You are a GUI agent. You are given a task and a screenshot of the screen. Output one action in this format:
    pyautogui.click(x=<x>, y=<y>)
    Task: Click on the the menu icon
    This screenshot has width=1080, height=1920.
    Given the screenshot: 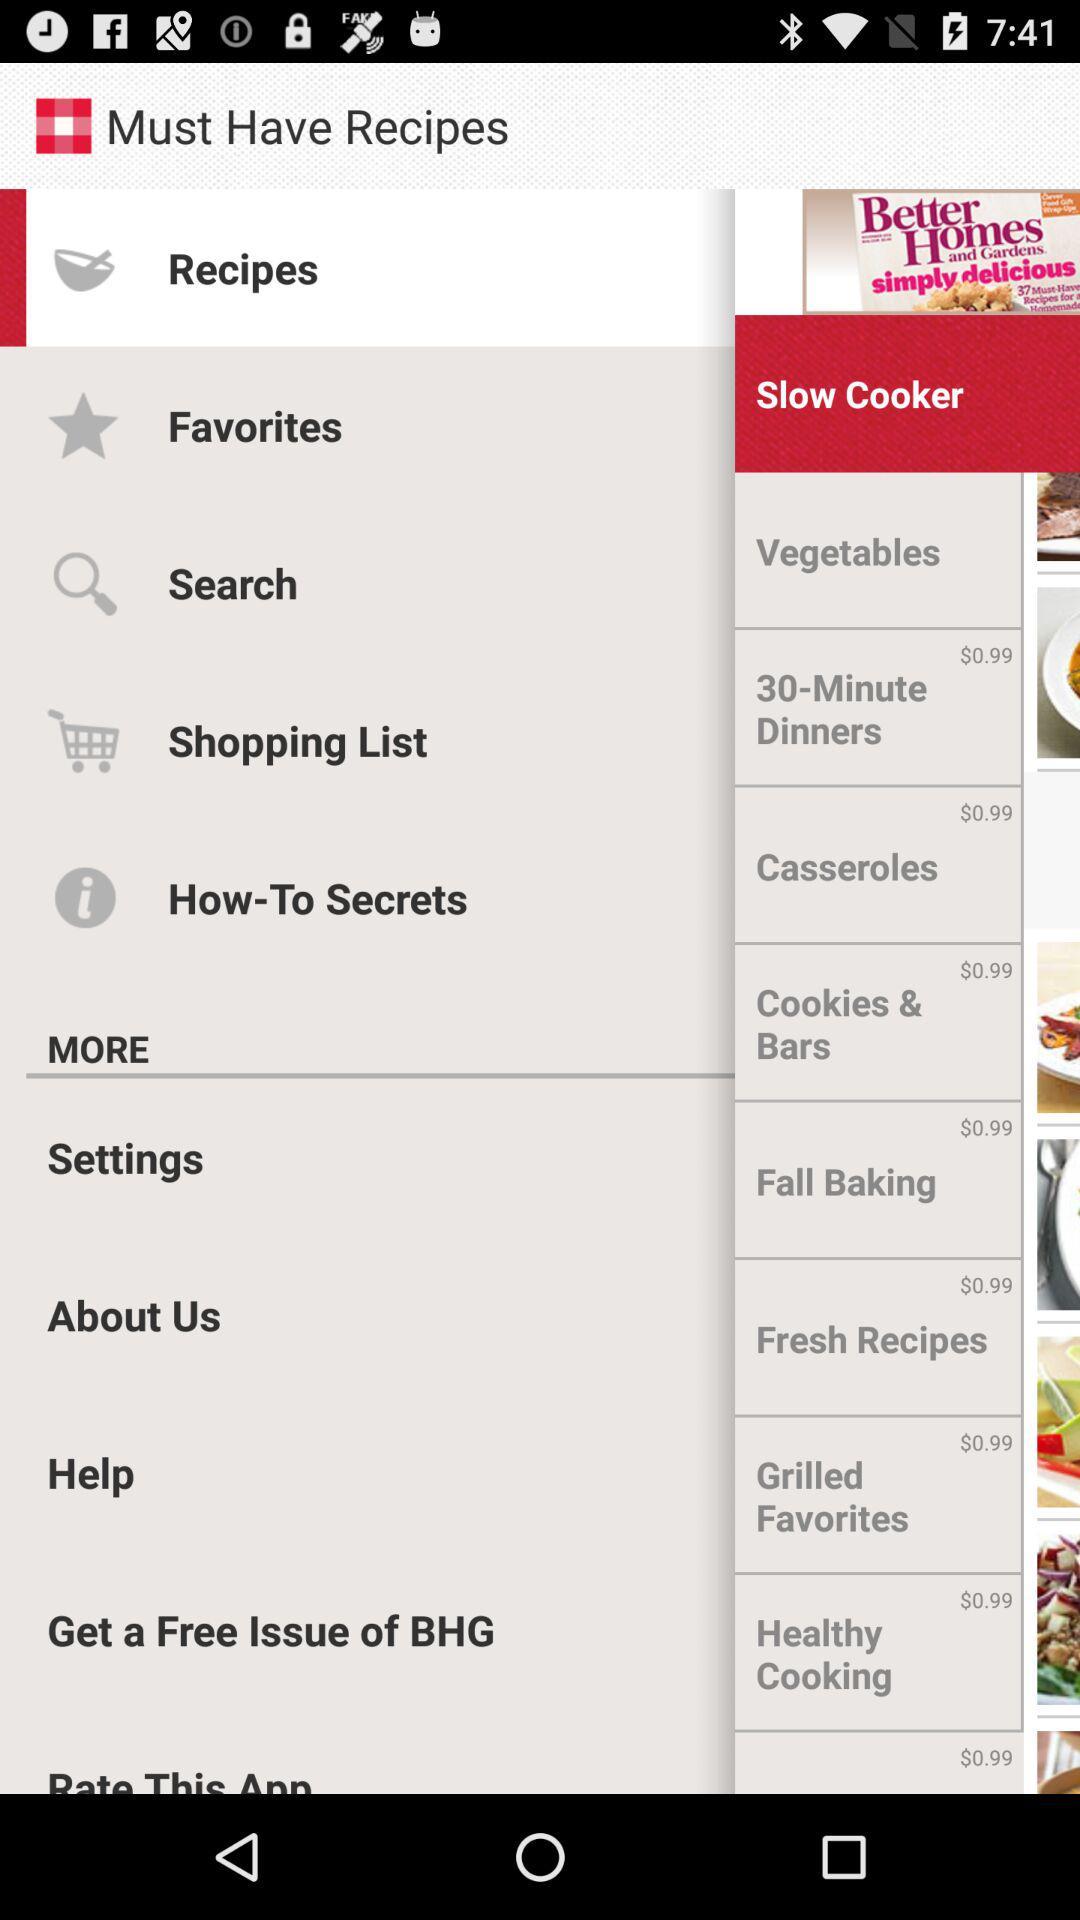 What is the action you would take?
    pyautogui.click(x=1050, y=509)
    